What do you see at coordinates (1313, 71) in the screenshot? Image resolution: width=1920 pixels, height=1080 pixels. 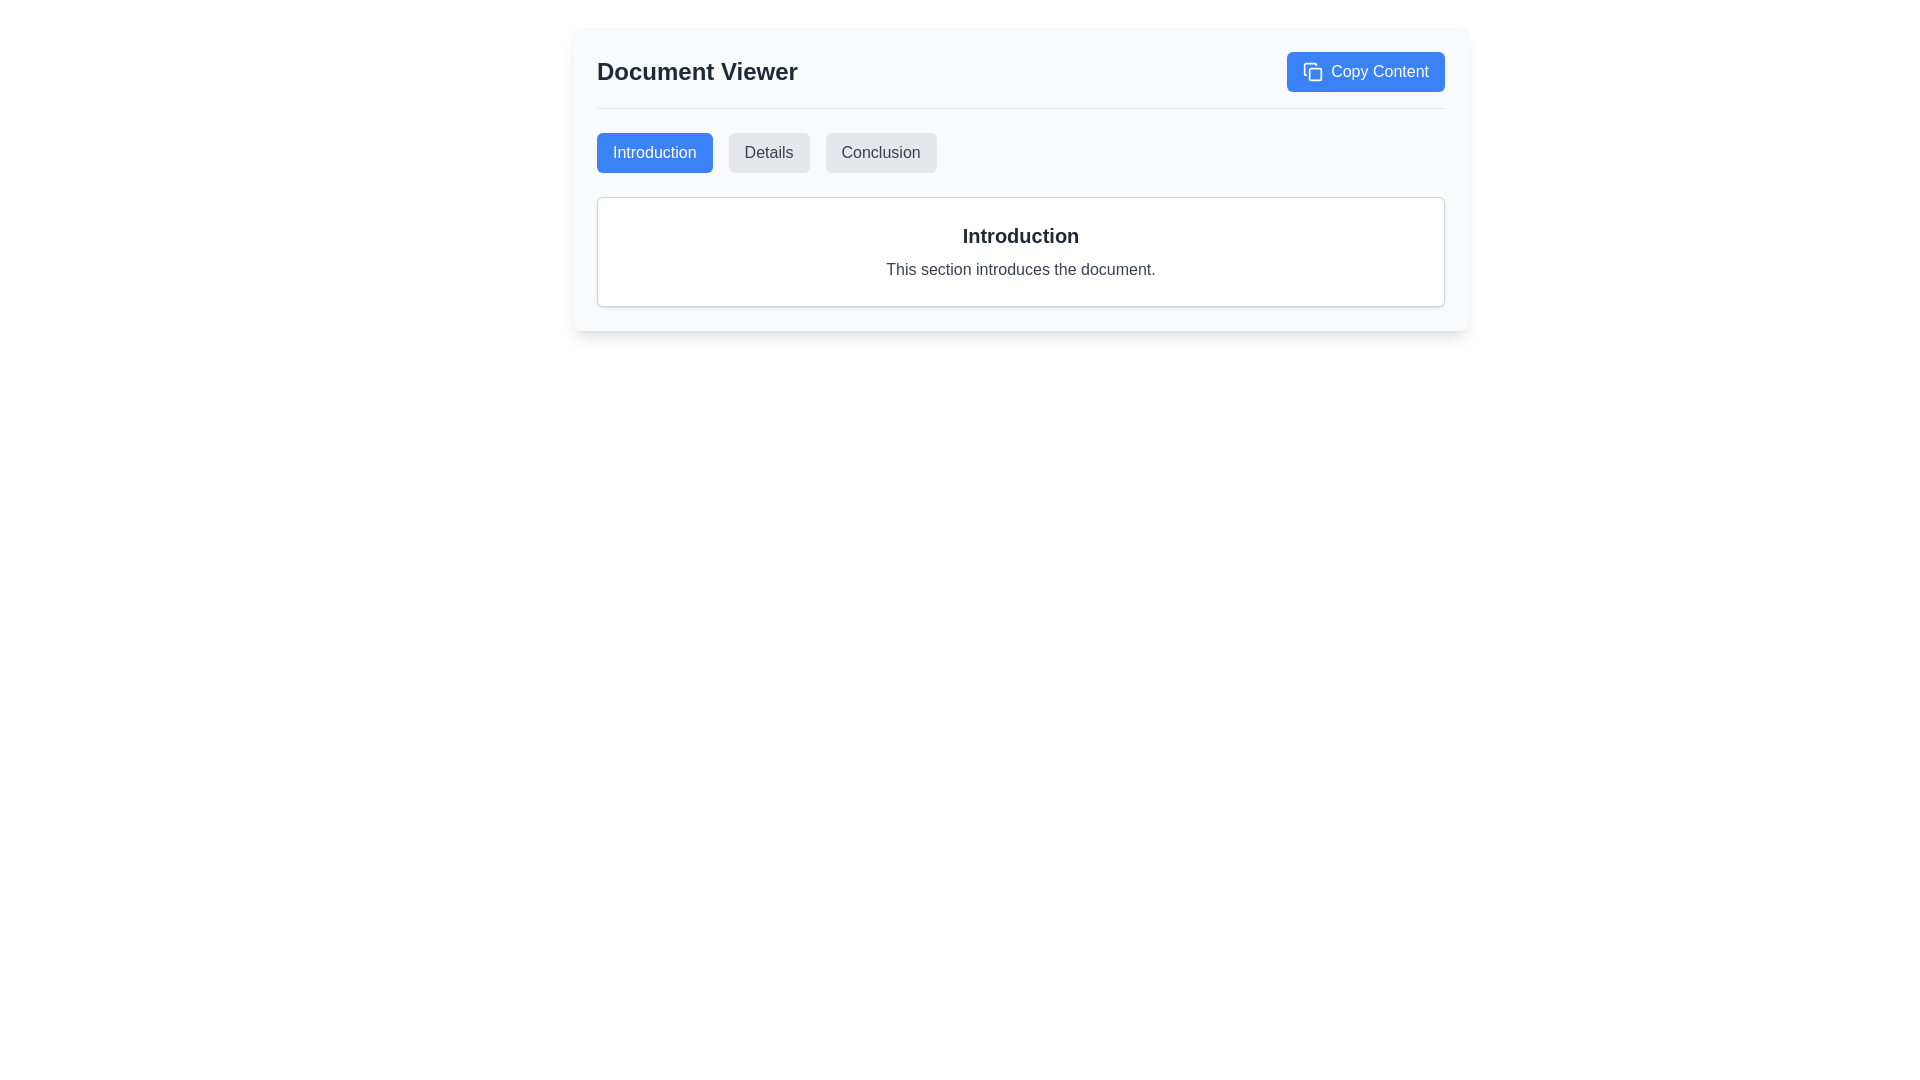 I see `the square icon with rounded corners located to the left of the 'Copy Content' text on the blue button at the top-right corner of the user interface` at bounding box center [1313, 71].